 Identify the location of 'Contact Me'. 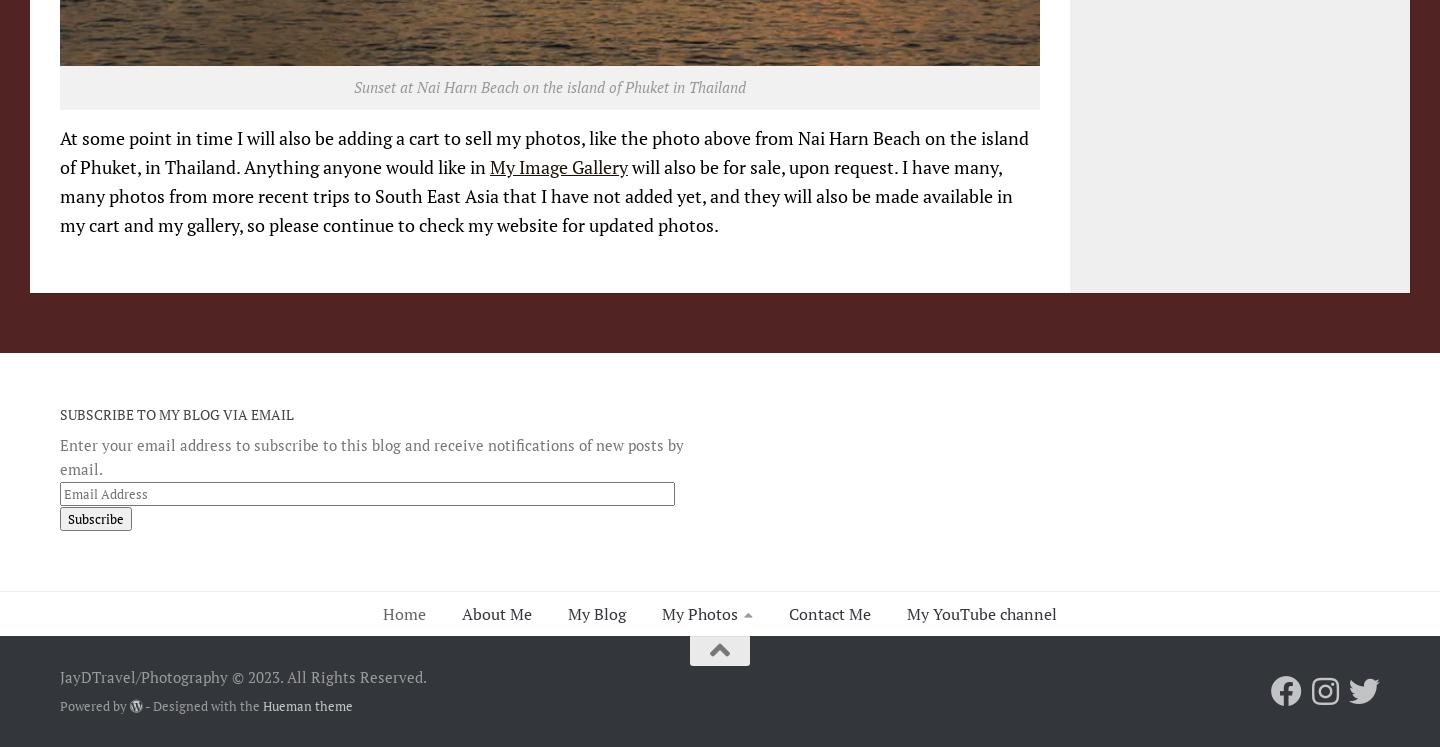
(830, 612).